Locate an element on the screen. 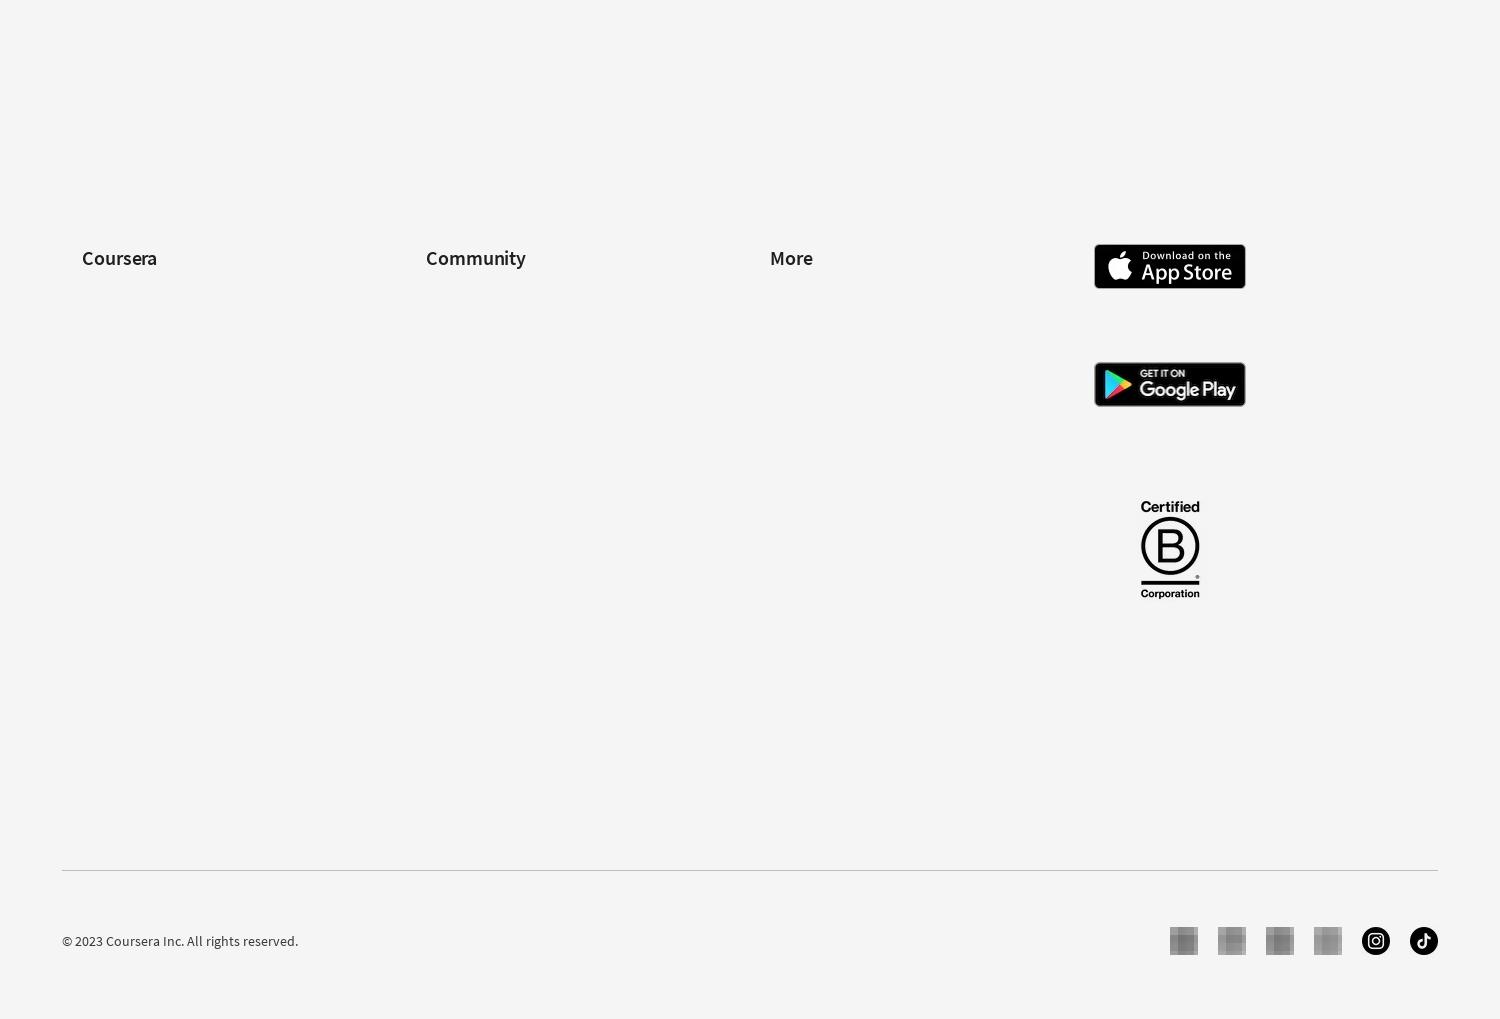 The width and height of the screenshot is (1500, 1019). 'All Courses' is located at coordinates (114, 773).